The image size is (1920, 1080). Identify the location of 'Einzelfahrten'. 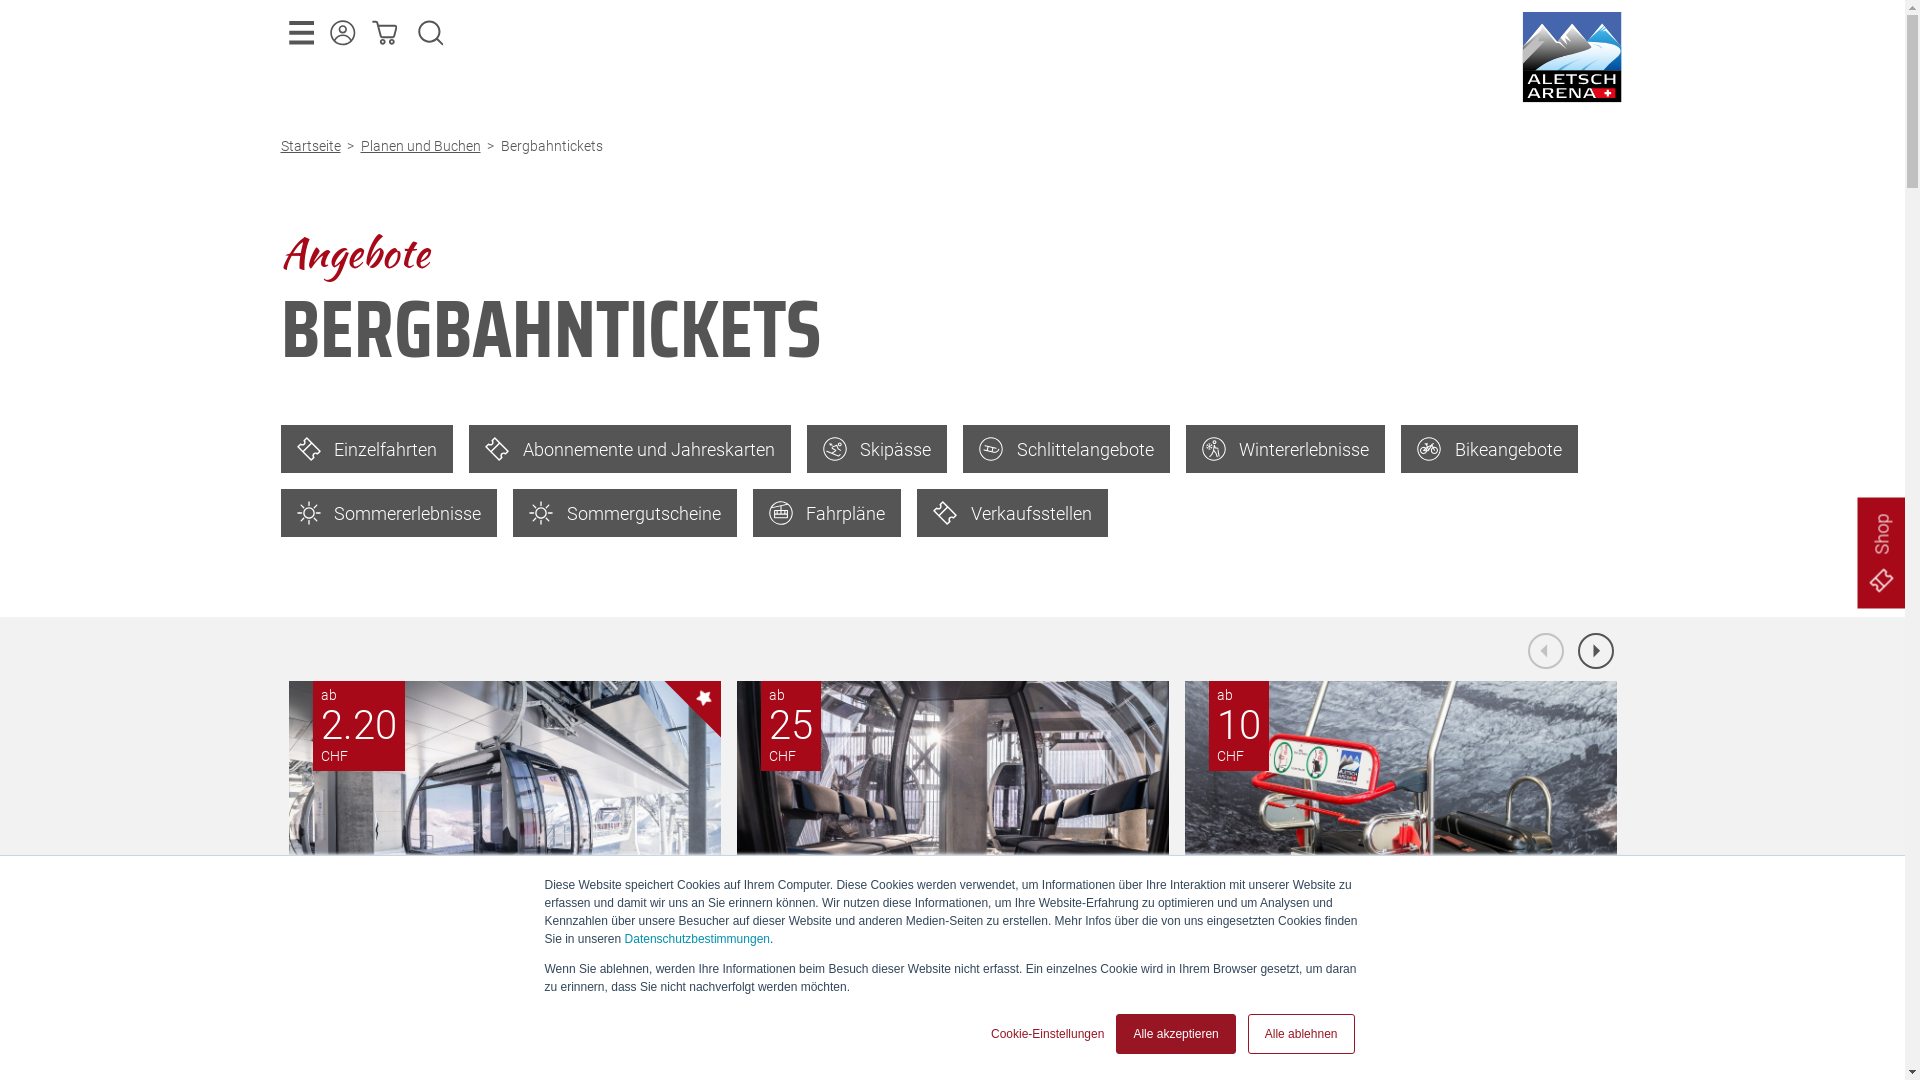
(366, 447).